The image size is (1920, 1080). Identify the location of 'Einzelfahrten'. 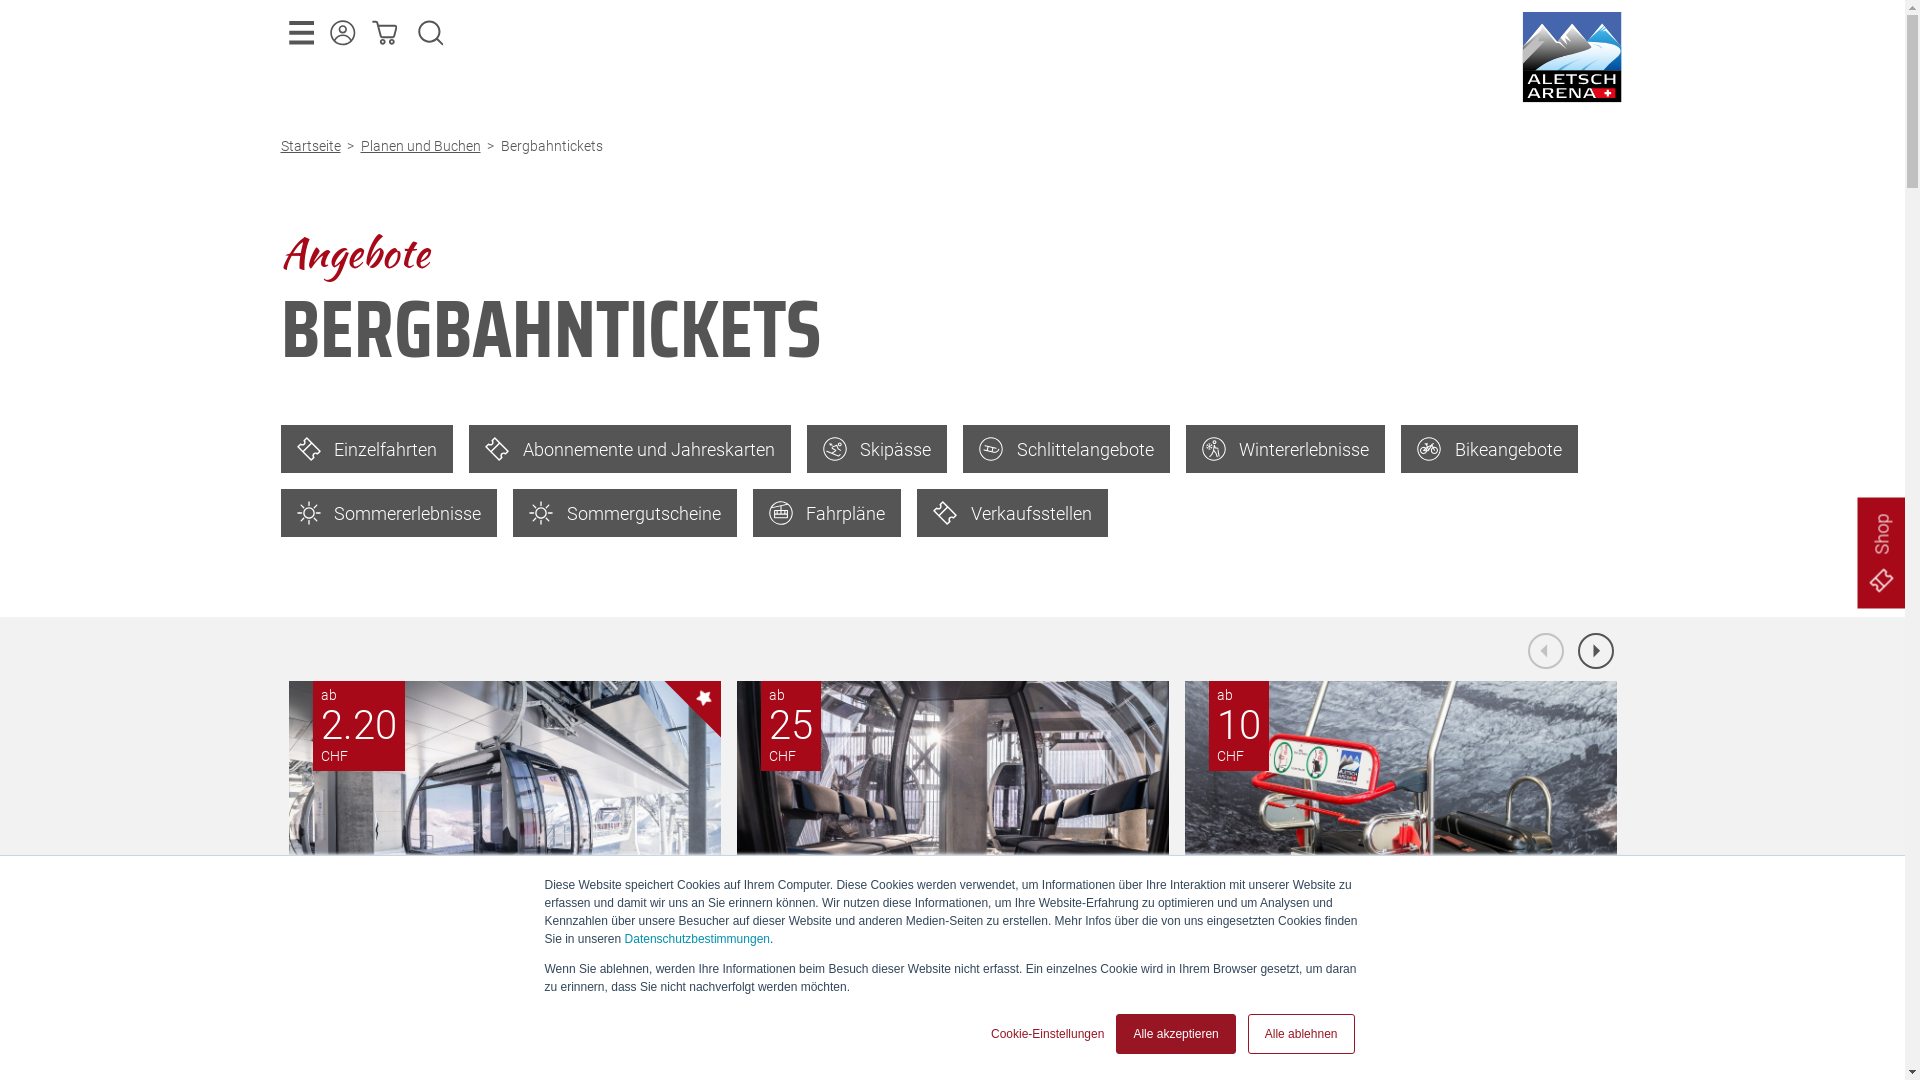
(366, 447).